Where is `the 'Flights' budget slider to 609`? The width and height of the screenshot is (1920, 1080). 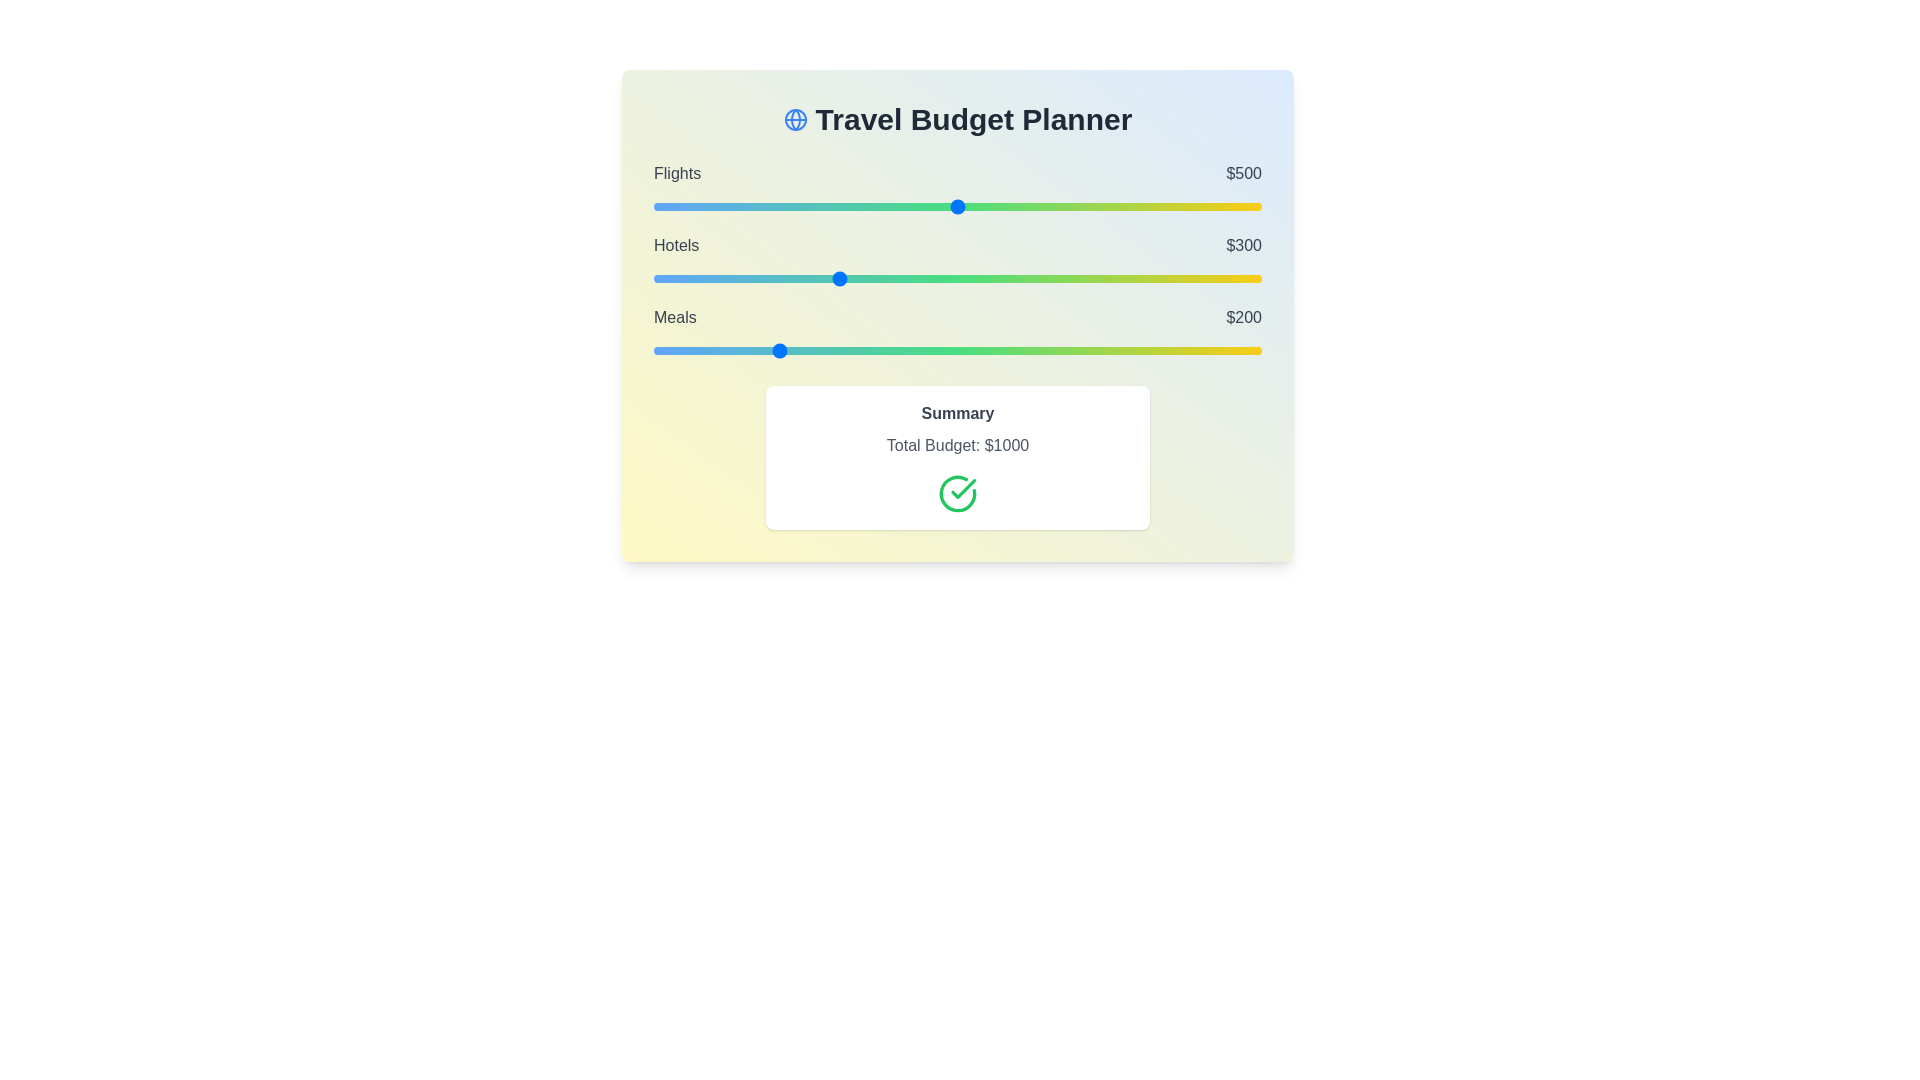
the 'Flights' budget slider to 609 is located at coordinates (1024, 207).